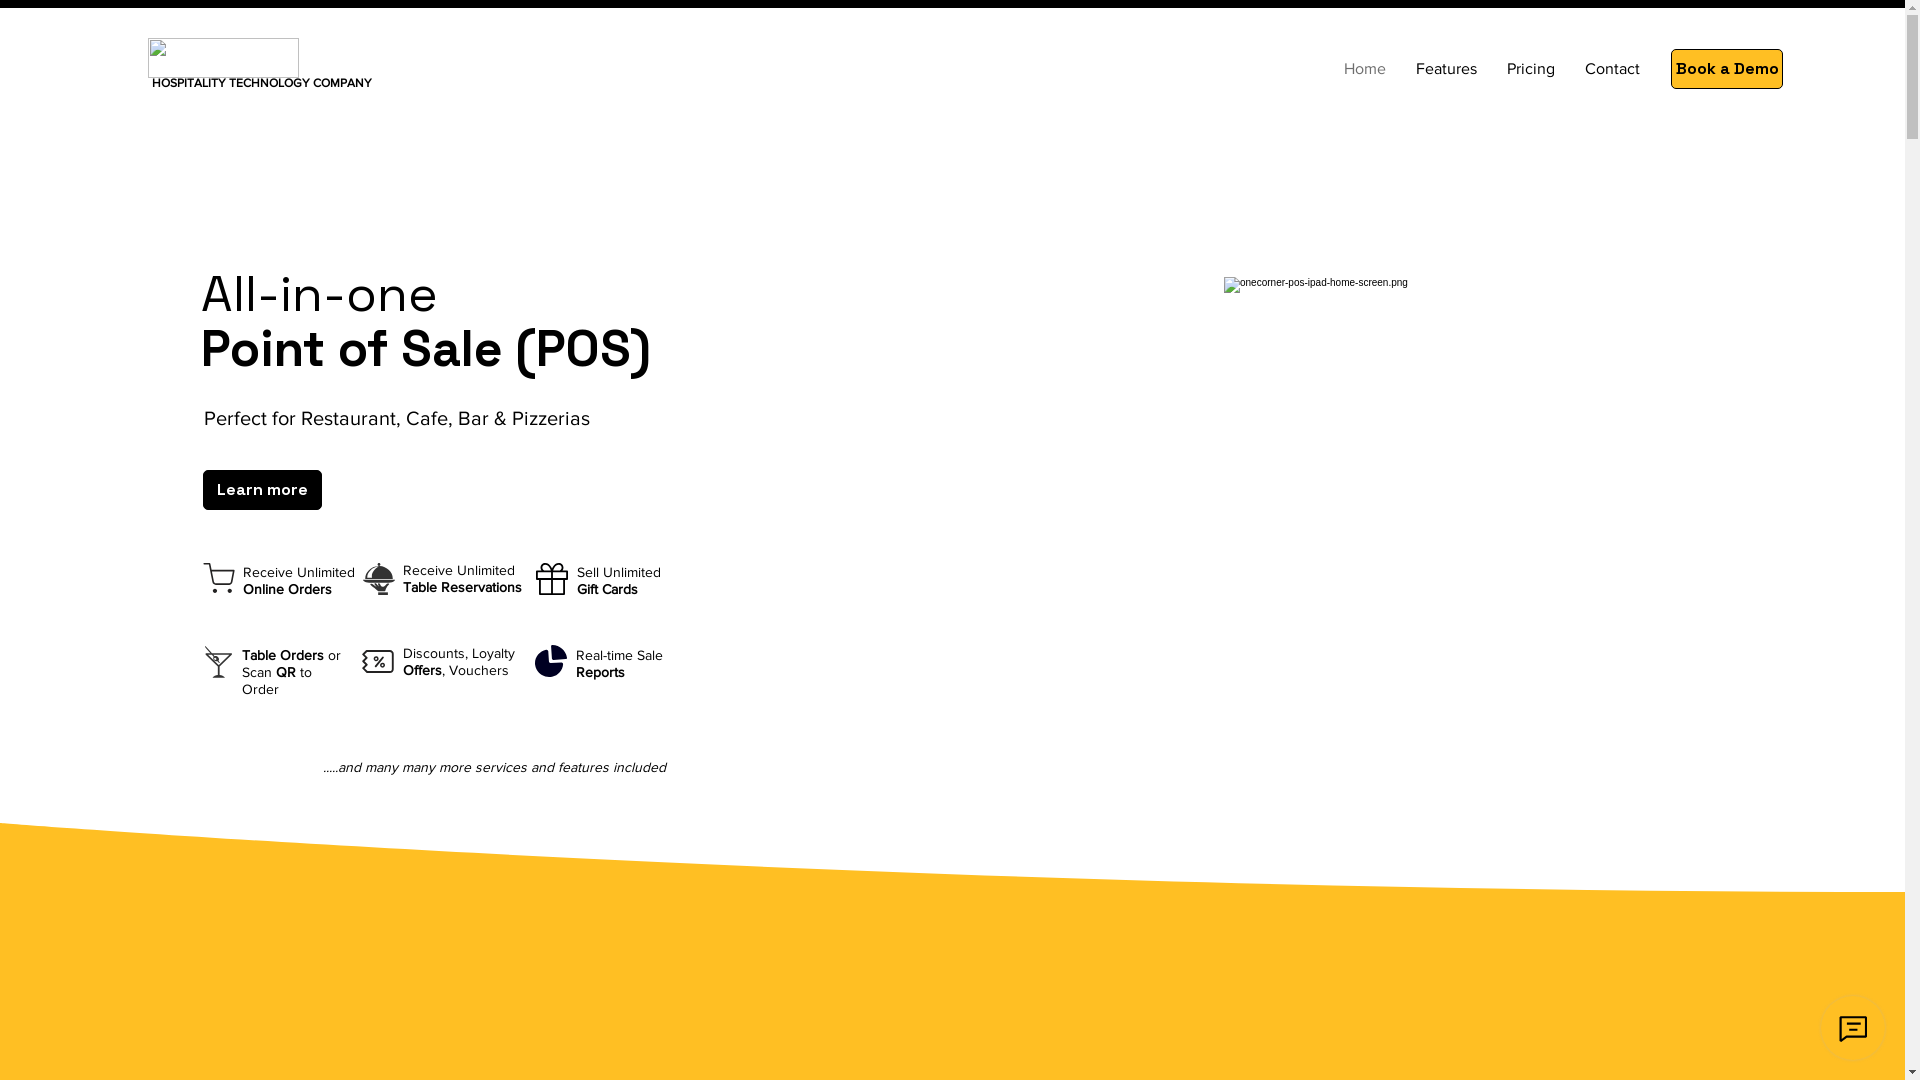 This screenshot has height=1080, width=1920. I want to click on 'Home', so click(1363, 68).